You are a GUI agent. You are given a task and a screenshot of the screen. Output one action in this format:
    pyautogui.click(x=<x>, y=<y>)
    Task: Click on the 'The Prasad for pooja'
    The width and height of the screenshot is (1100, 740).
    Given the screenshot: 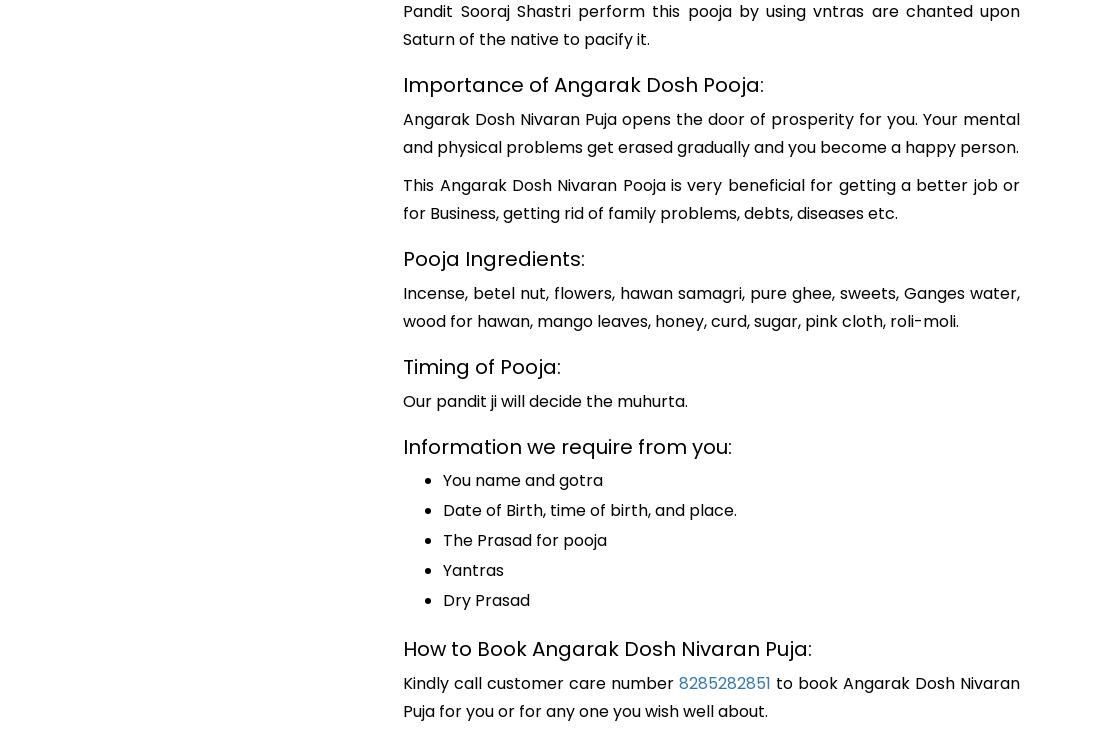 What is the action you would take?
    pyautogui.click(x=525, y=540)
    